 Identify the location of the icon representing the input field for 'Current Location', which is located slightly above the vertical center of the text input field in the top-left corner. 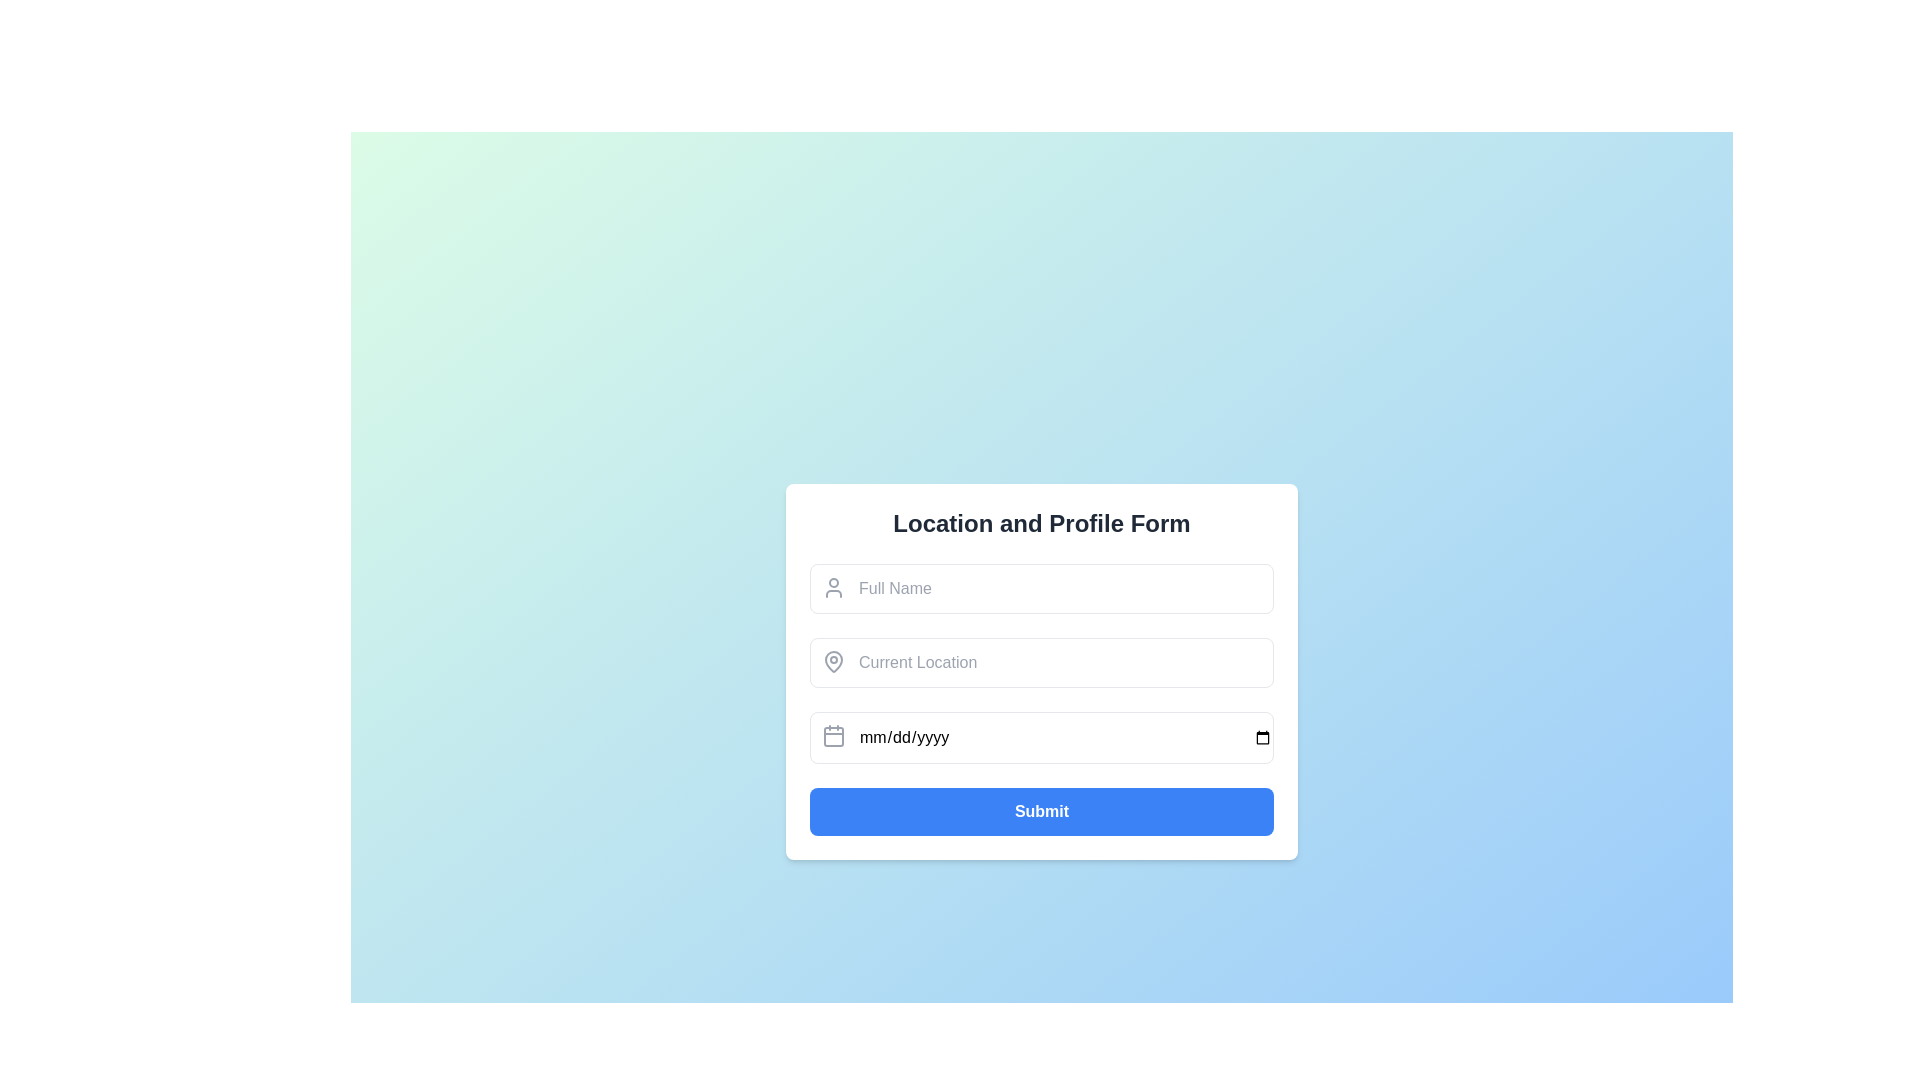
(834, 662).